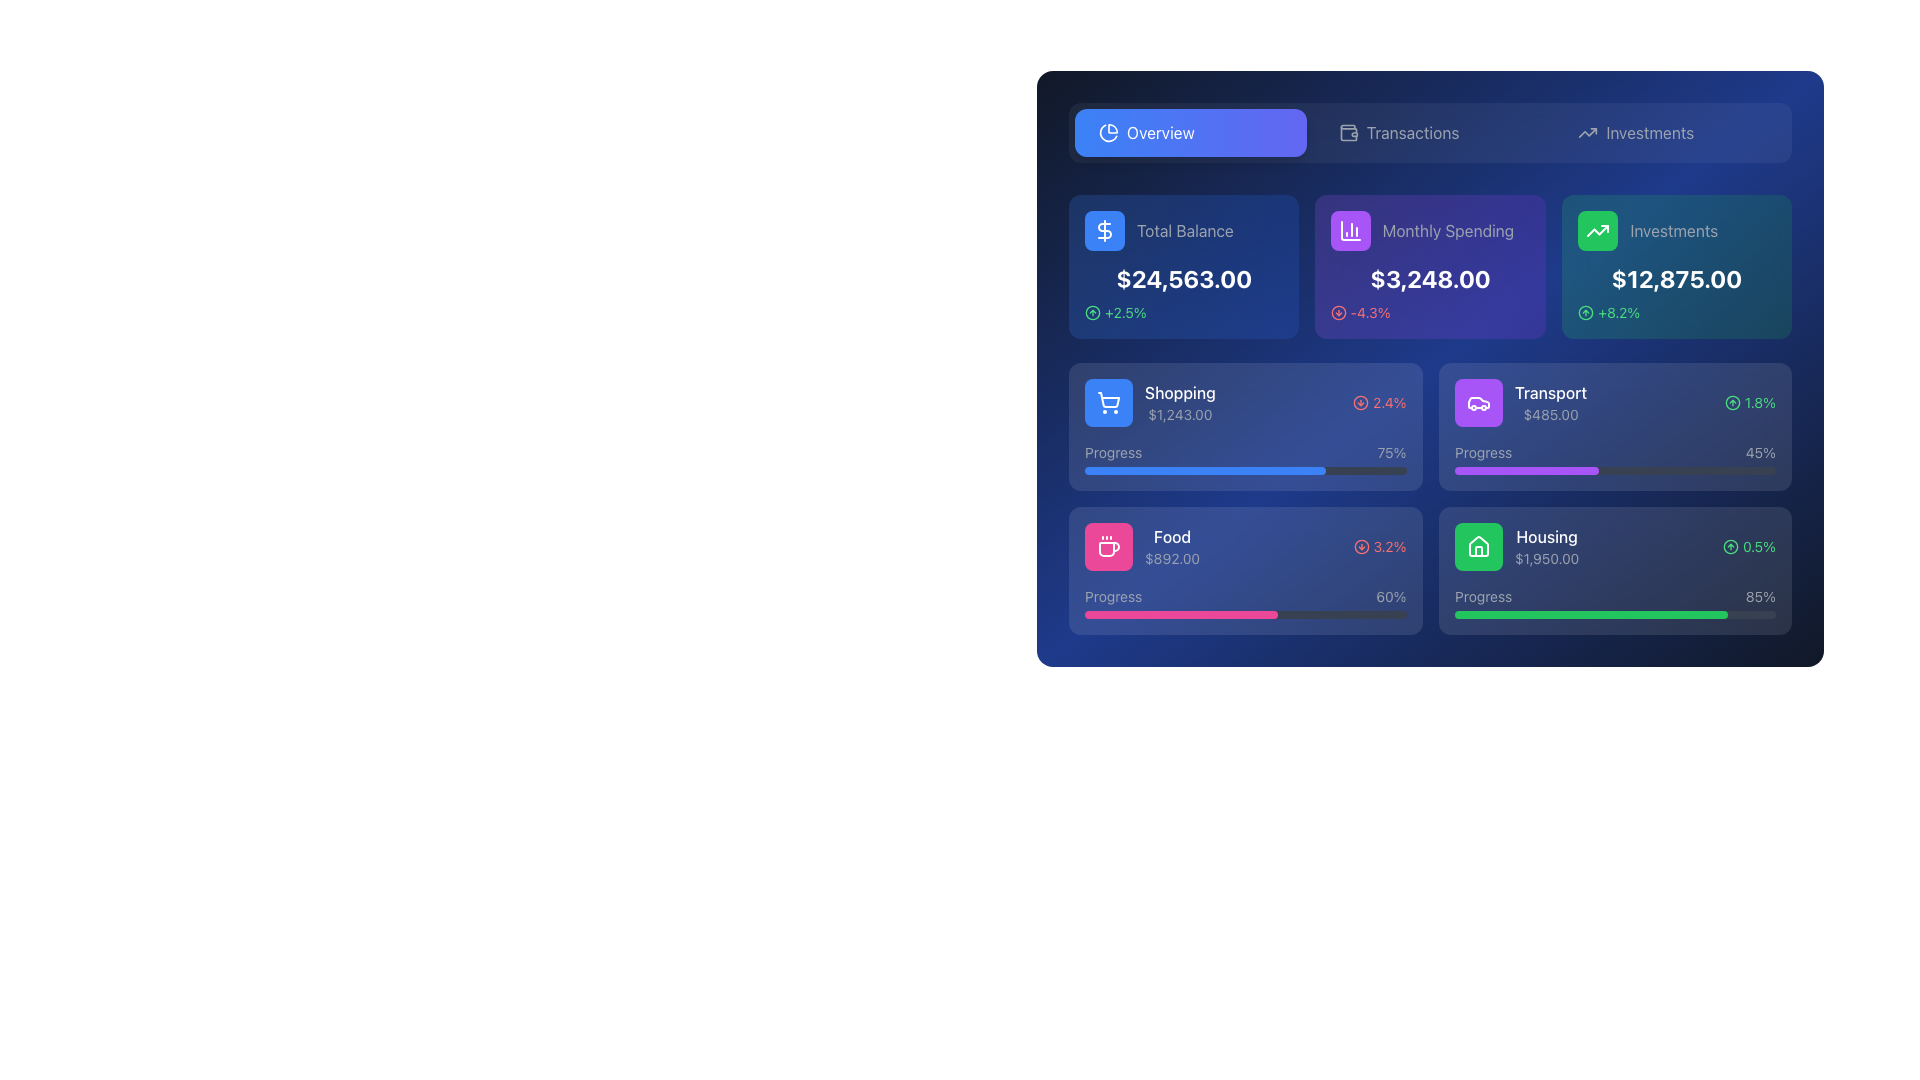 The width and height of the screenshot is (1920, 1080). What do you see at coordinates (1190, 132) in the screenshot?
I see `the navigational button located at the top-left of the horizontal navigation bar` at bounding box center [1190, 132].